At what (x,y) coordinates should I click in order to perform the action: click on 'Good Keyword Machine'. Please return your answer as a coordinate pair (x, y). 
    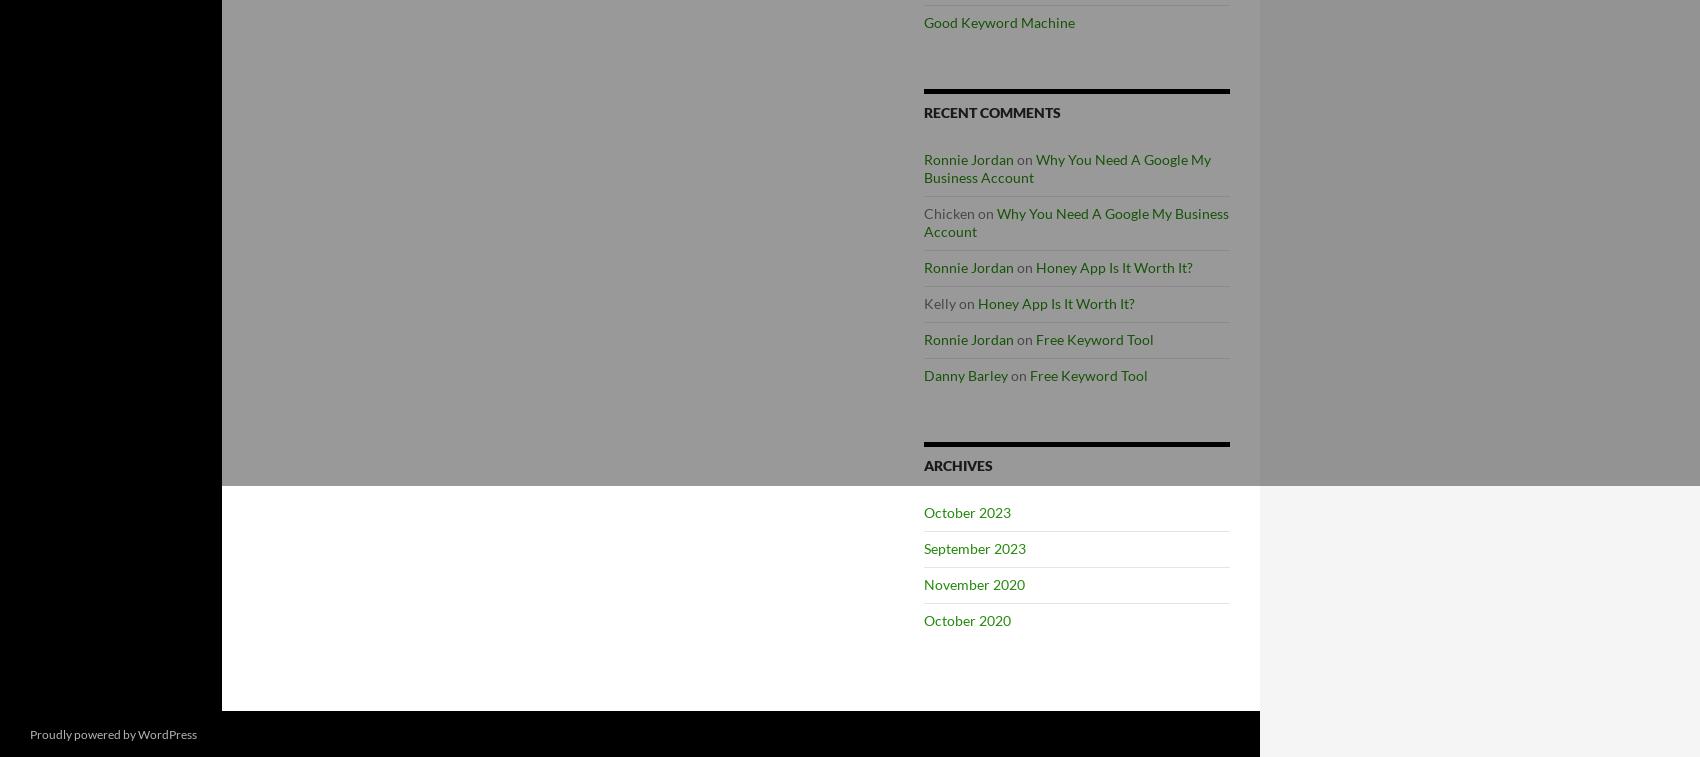
    Looking at the image, I should click on (998, 21).